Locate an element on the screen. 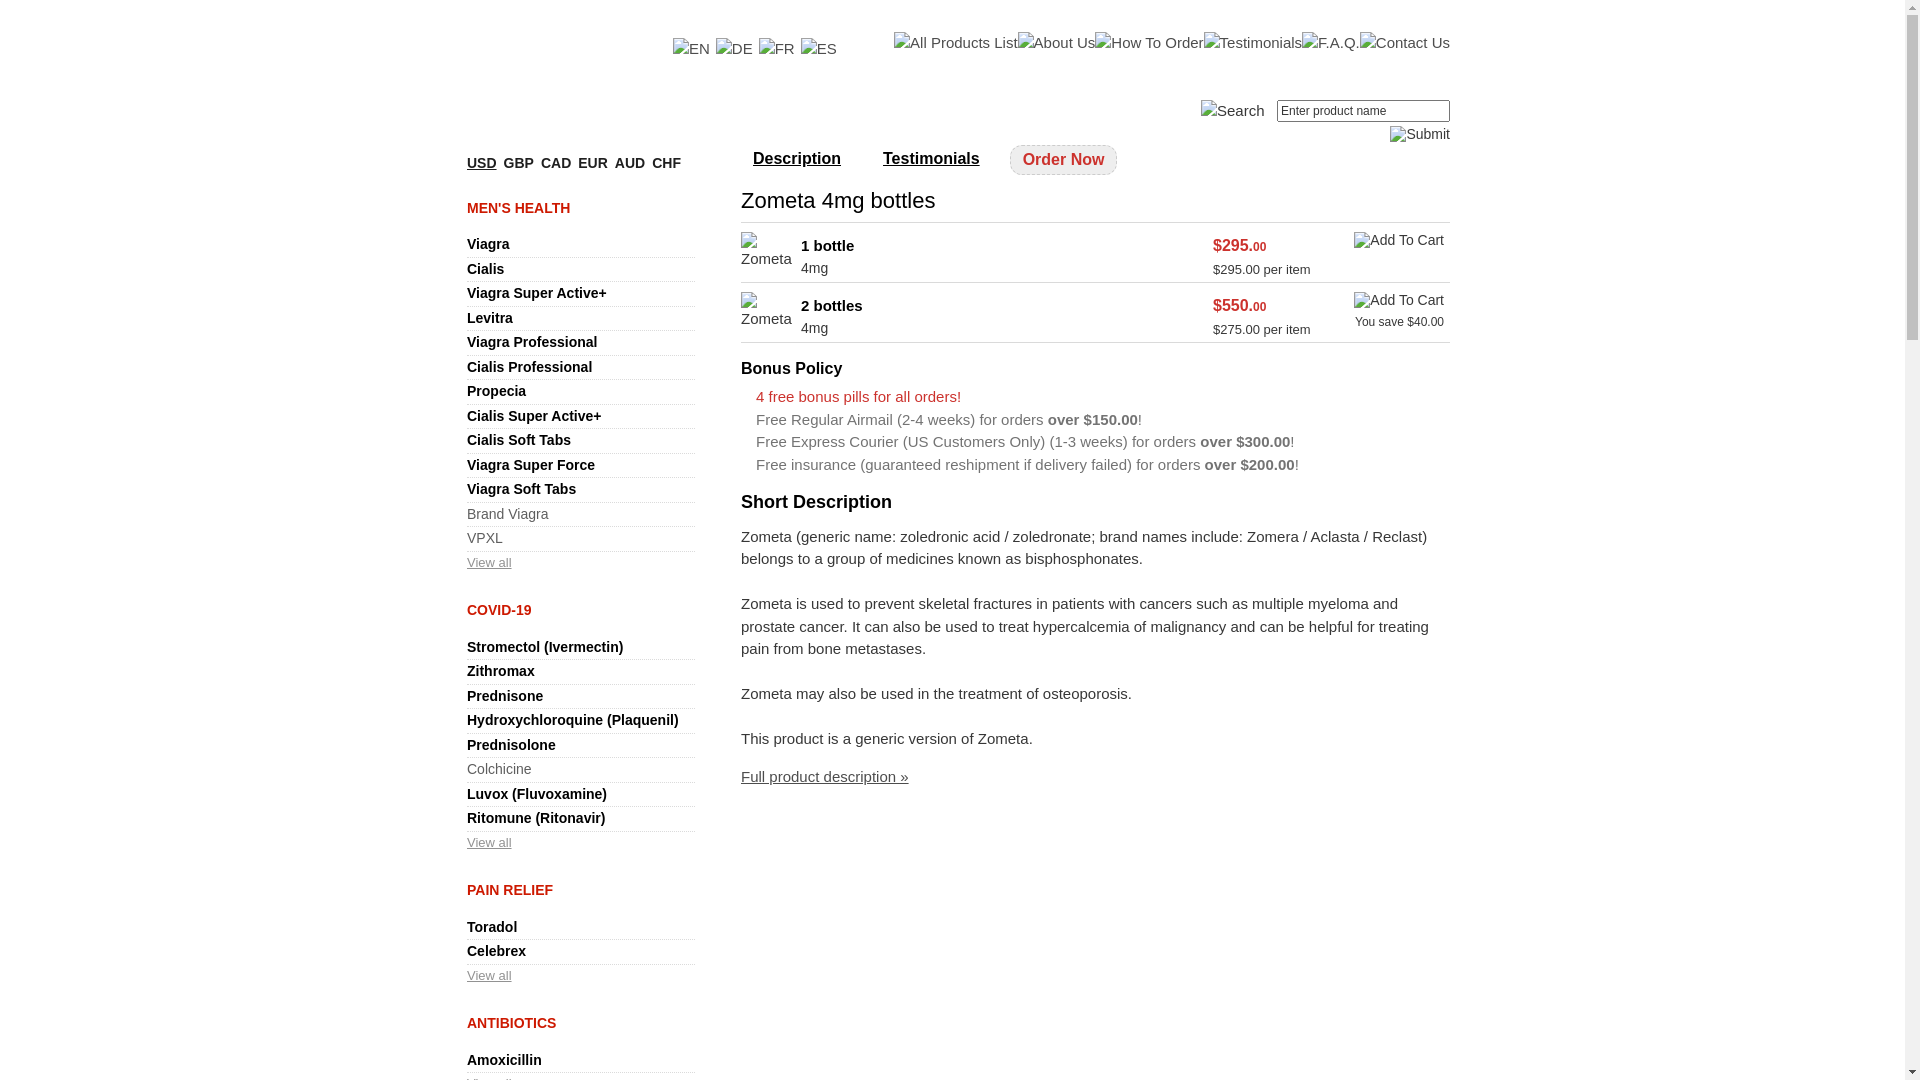  'Colchicine' is located at coordinates (499, 767).